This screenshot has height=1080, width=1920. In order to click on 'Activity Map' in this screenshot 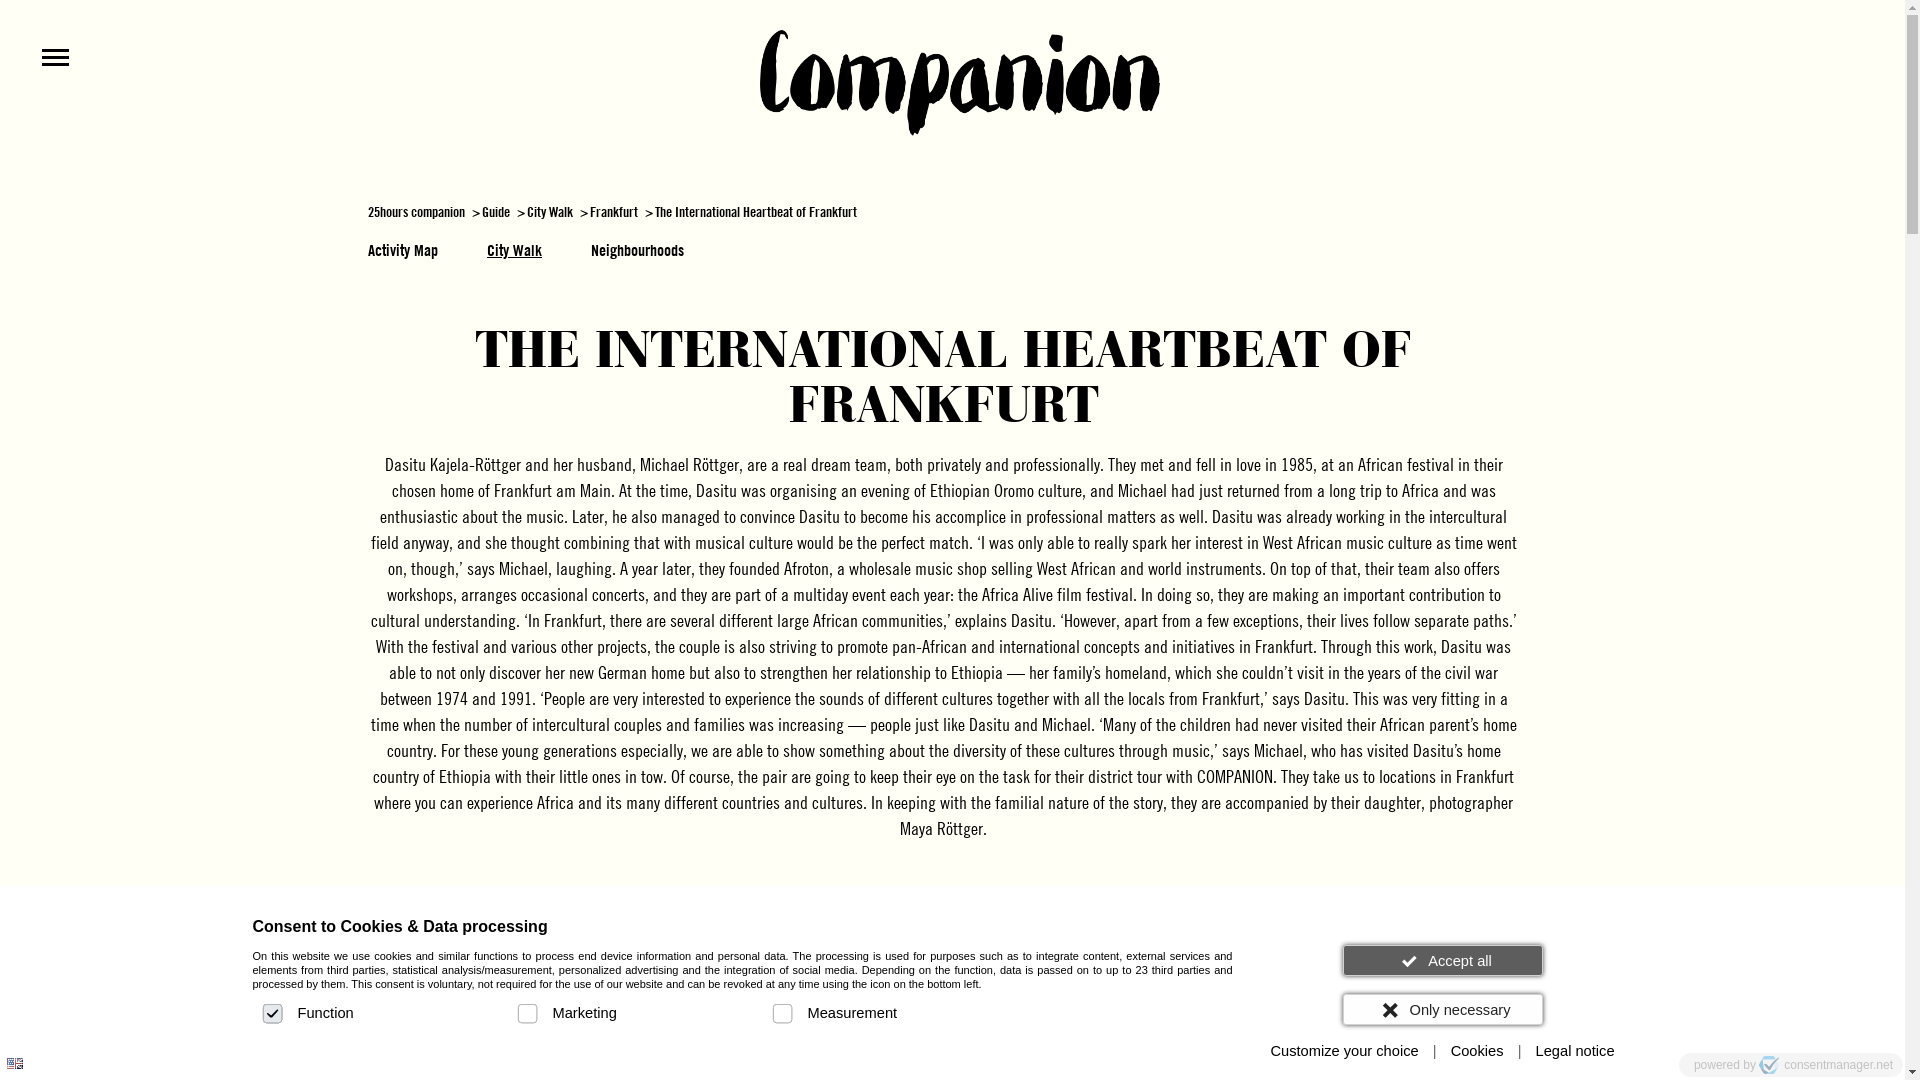, I will do `click(402, 249)`.